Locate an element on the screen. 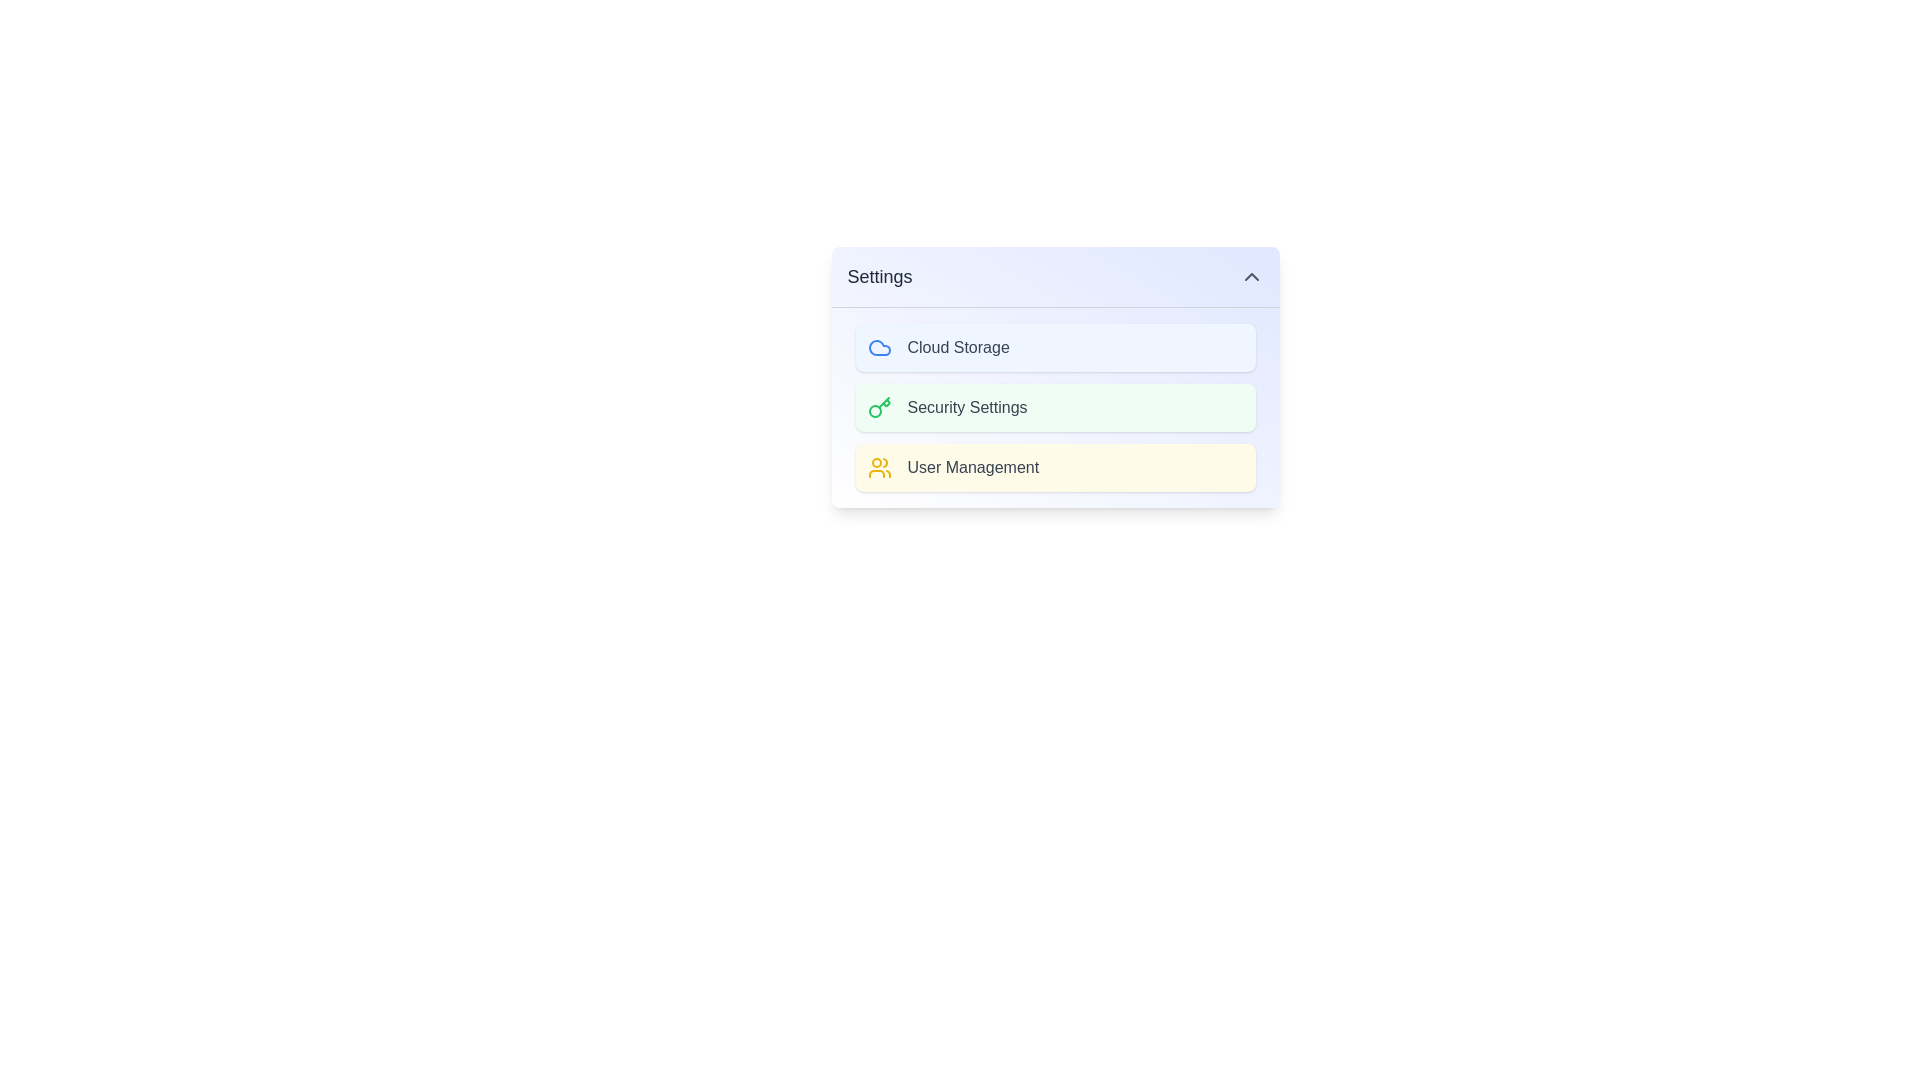  the decorative circle graphic element within the 'Security Settings' SVG icon, which symbolizes a feature related to security is located at coordinates (874, 410).